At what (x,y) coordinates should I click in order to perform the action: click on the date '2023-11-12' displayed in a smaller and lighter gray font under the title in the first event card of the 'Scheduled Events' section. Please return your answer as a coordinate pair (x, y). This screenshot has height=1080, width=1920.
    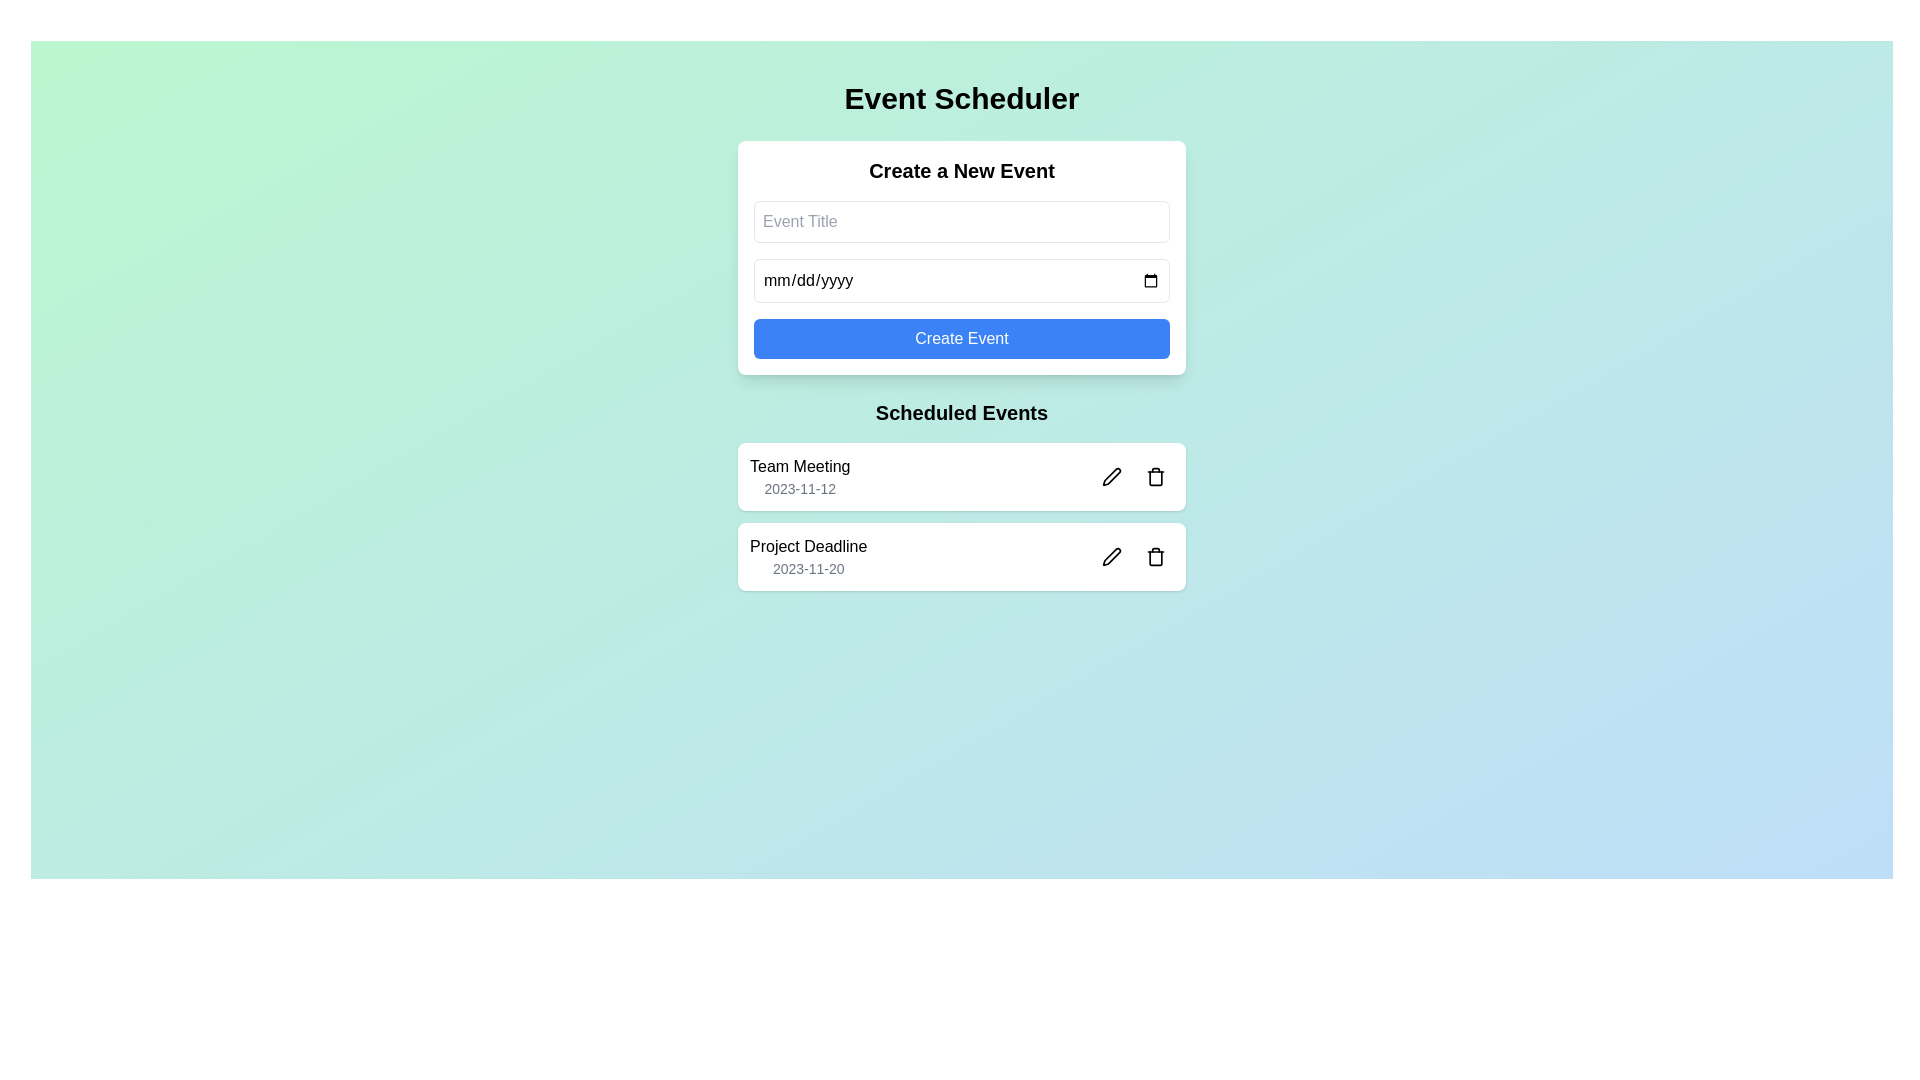
    Looking at the image, I should click on (800, 489).